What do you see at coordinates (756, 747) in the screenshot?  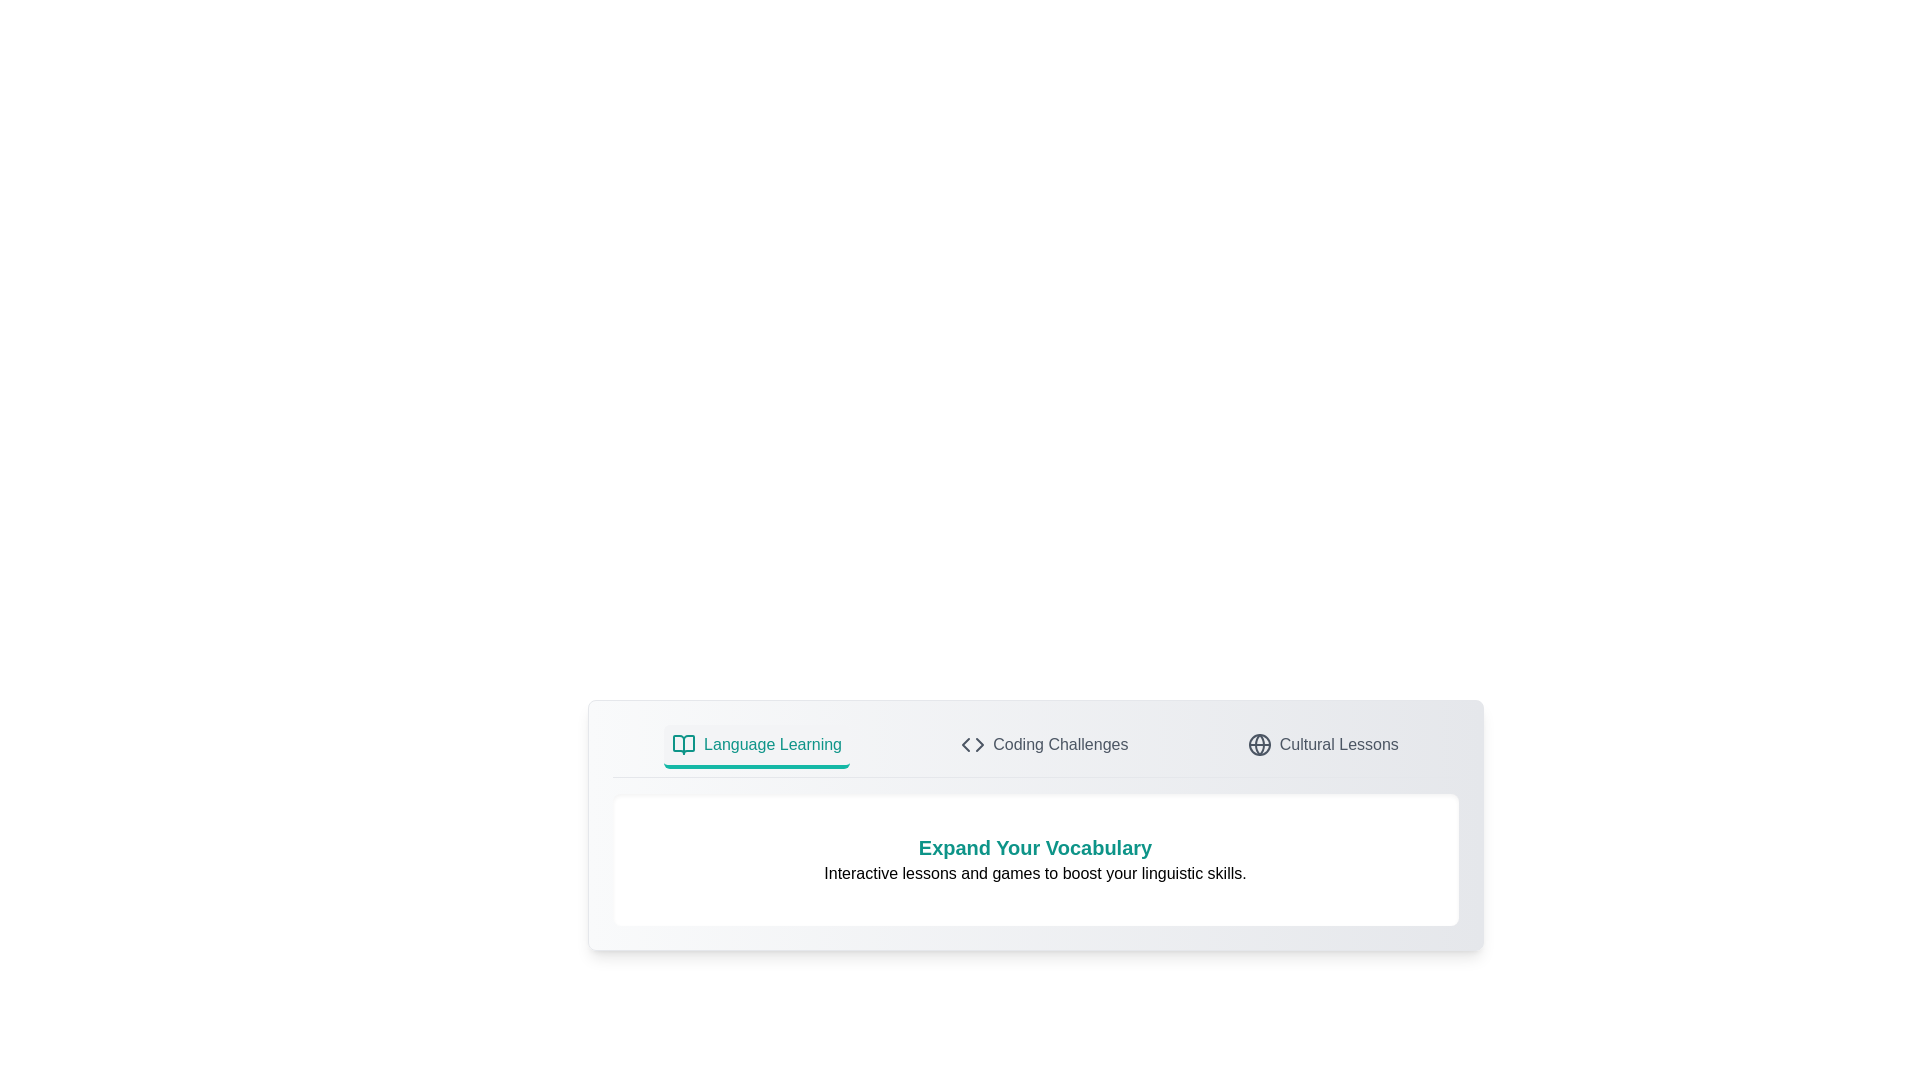 I see `the tab labeled Language Learning to switch views` at bounding box center [756, 747].